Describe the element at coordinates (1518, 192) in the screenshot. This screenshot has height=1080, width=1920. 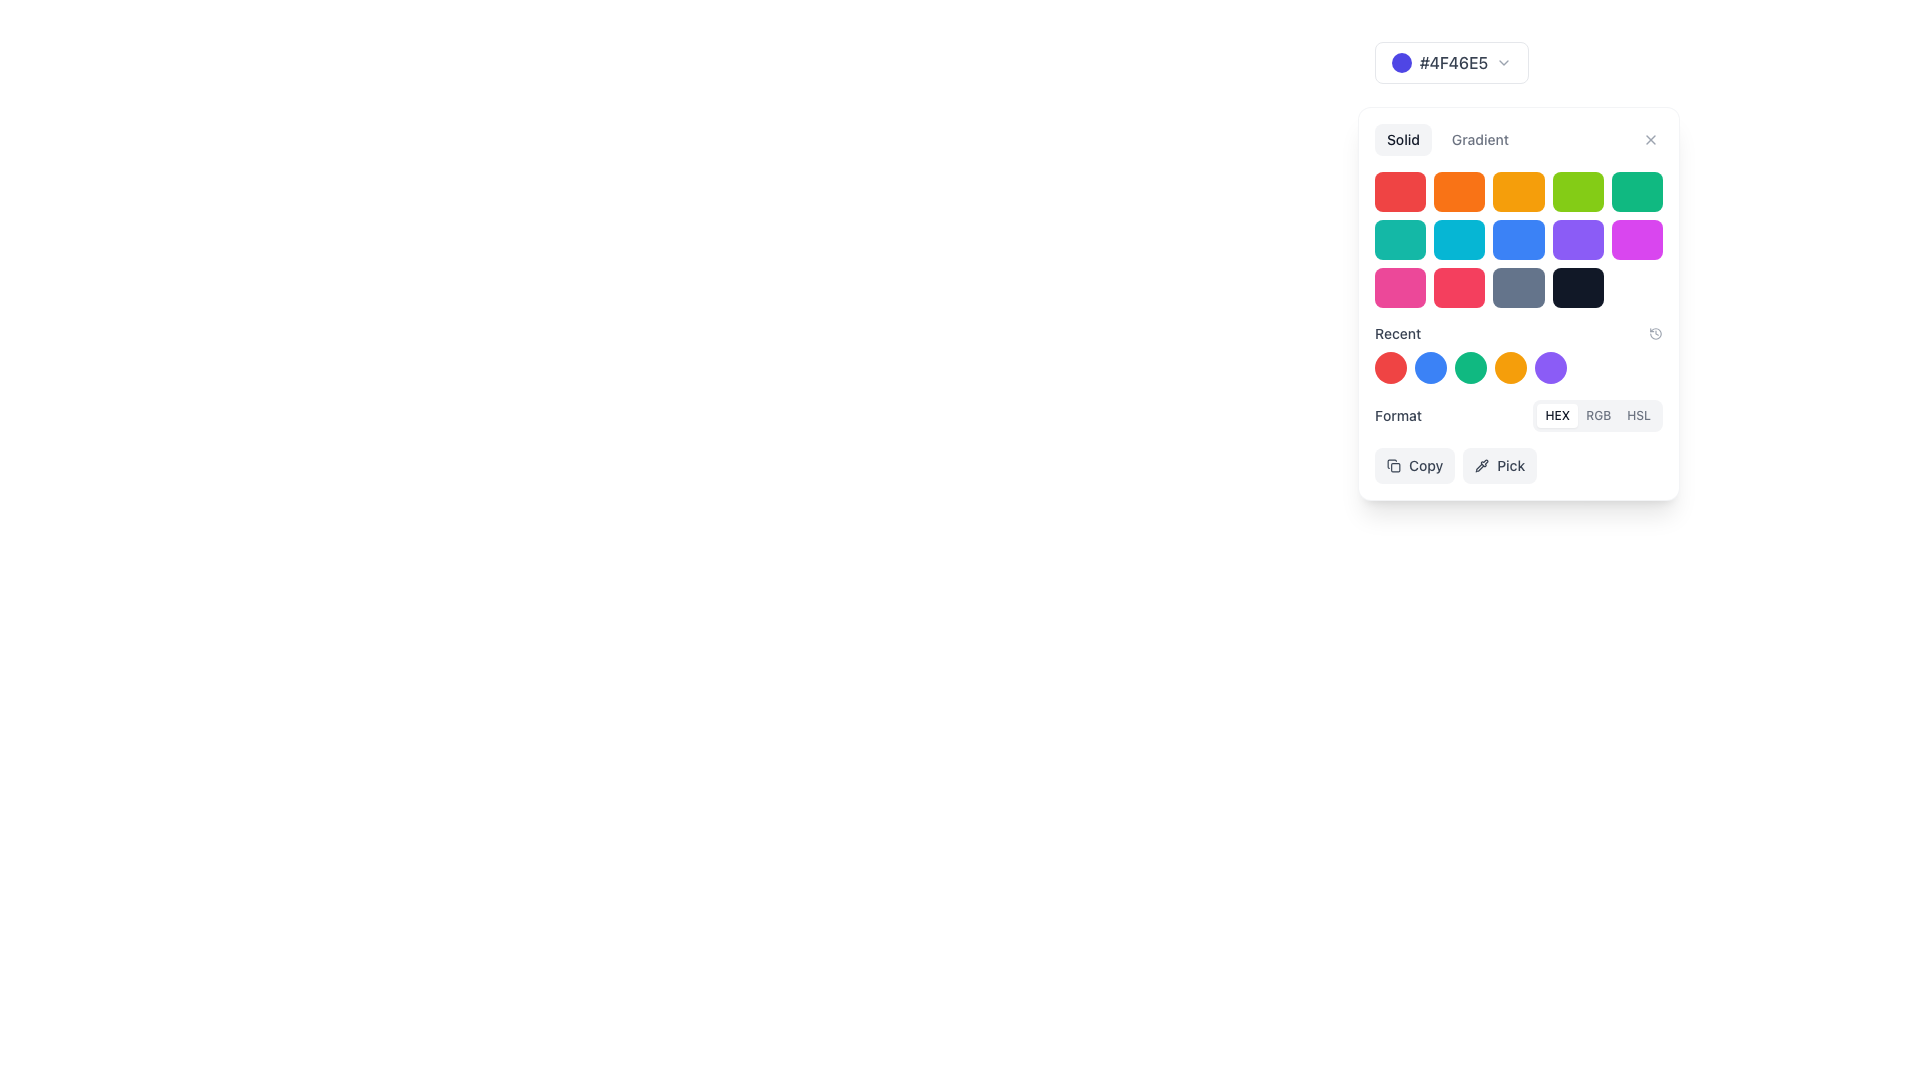
I see `the button located in the 3rd position of the topmost row of a 5-column grid layout` at that location.